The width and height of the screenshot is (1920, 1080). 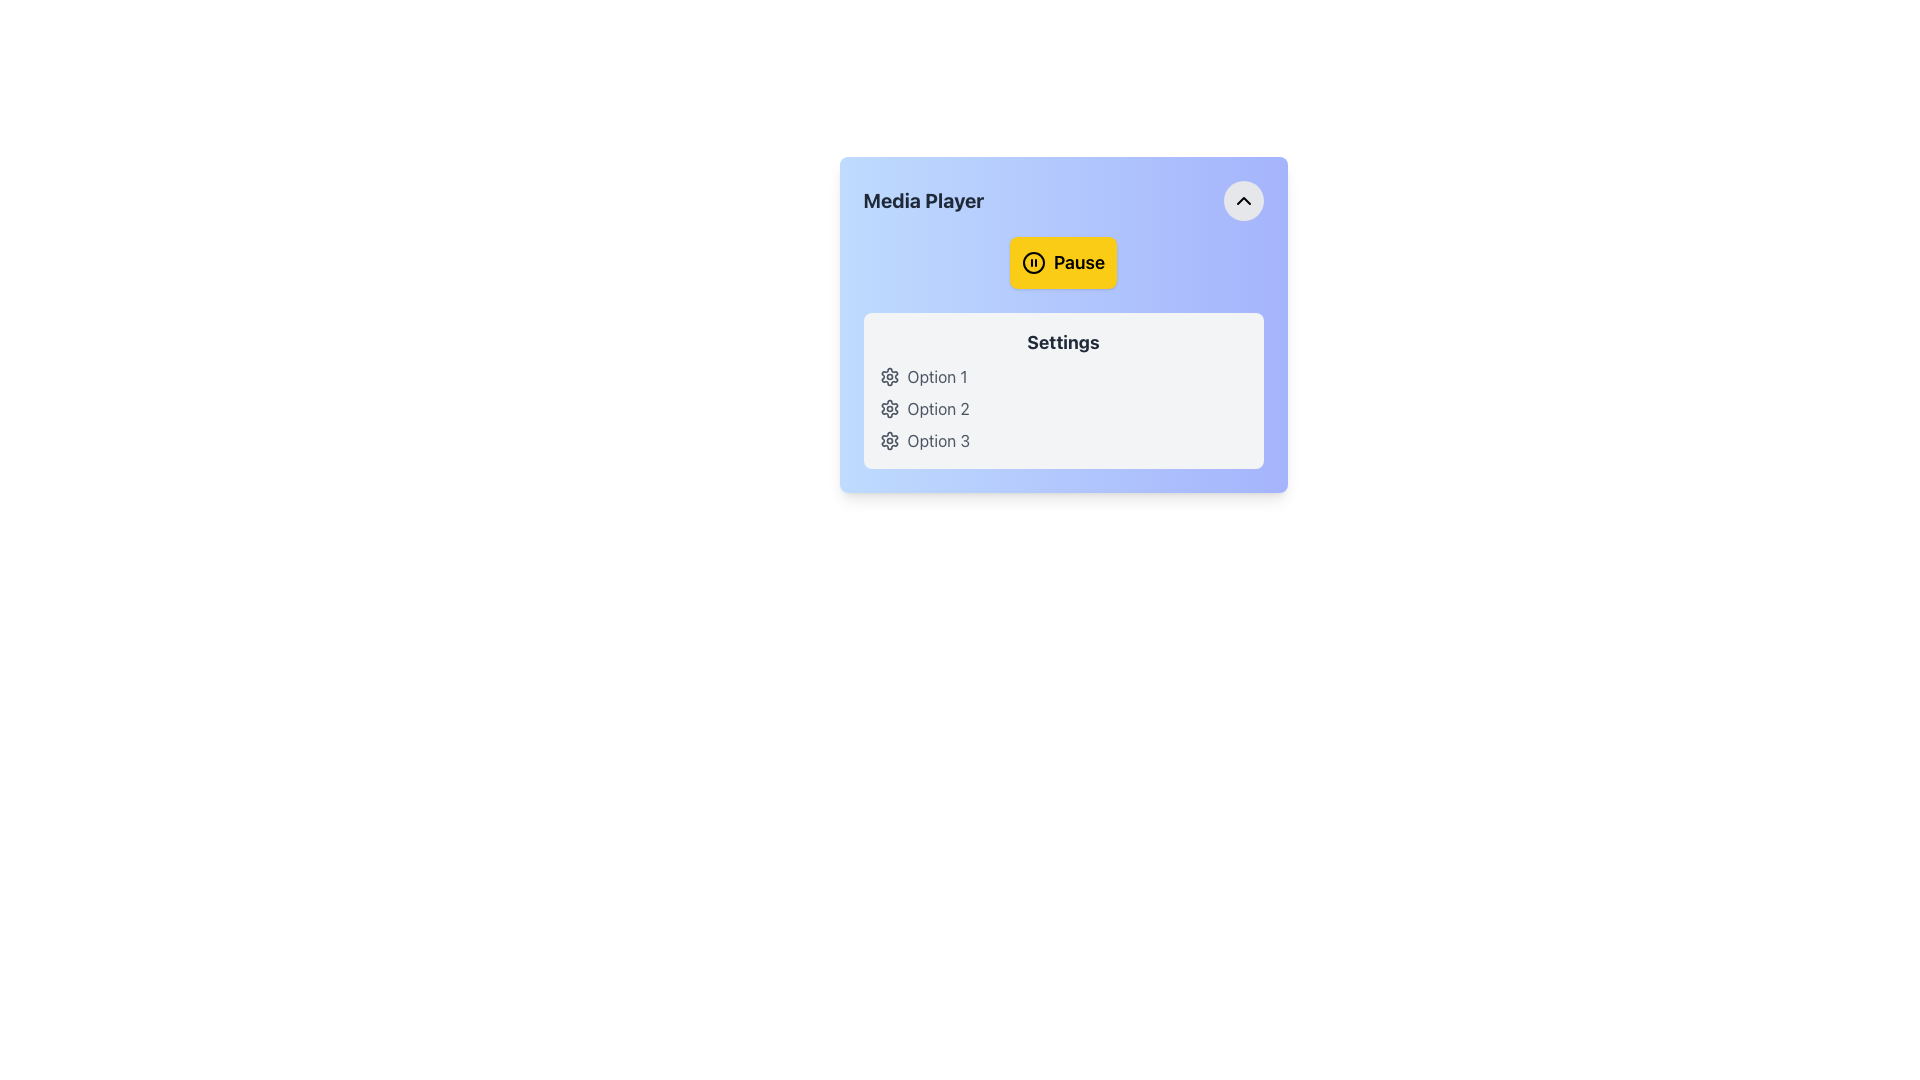 I want to click on the pause icon located within the yellow 'Pause' button at the upper part of the 'Media Player' card, so click(x=1033, y=261).